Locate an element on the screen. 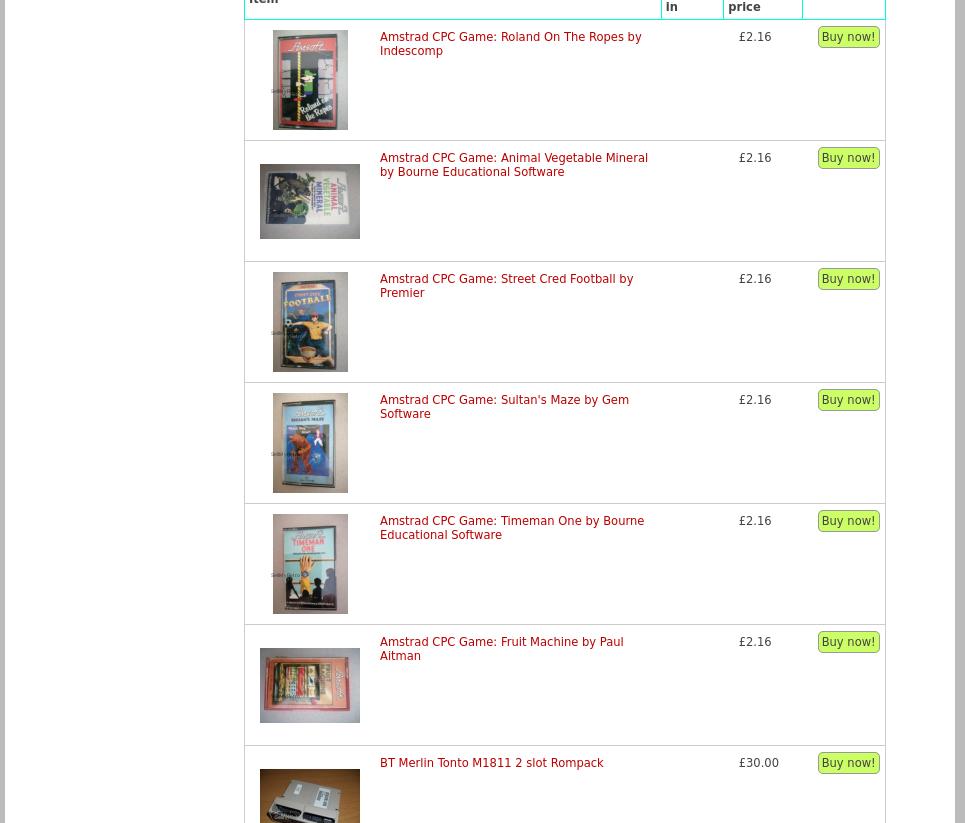  '£30.00' is located at coordinates (757, 761).